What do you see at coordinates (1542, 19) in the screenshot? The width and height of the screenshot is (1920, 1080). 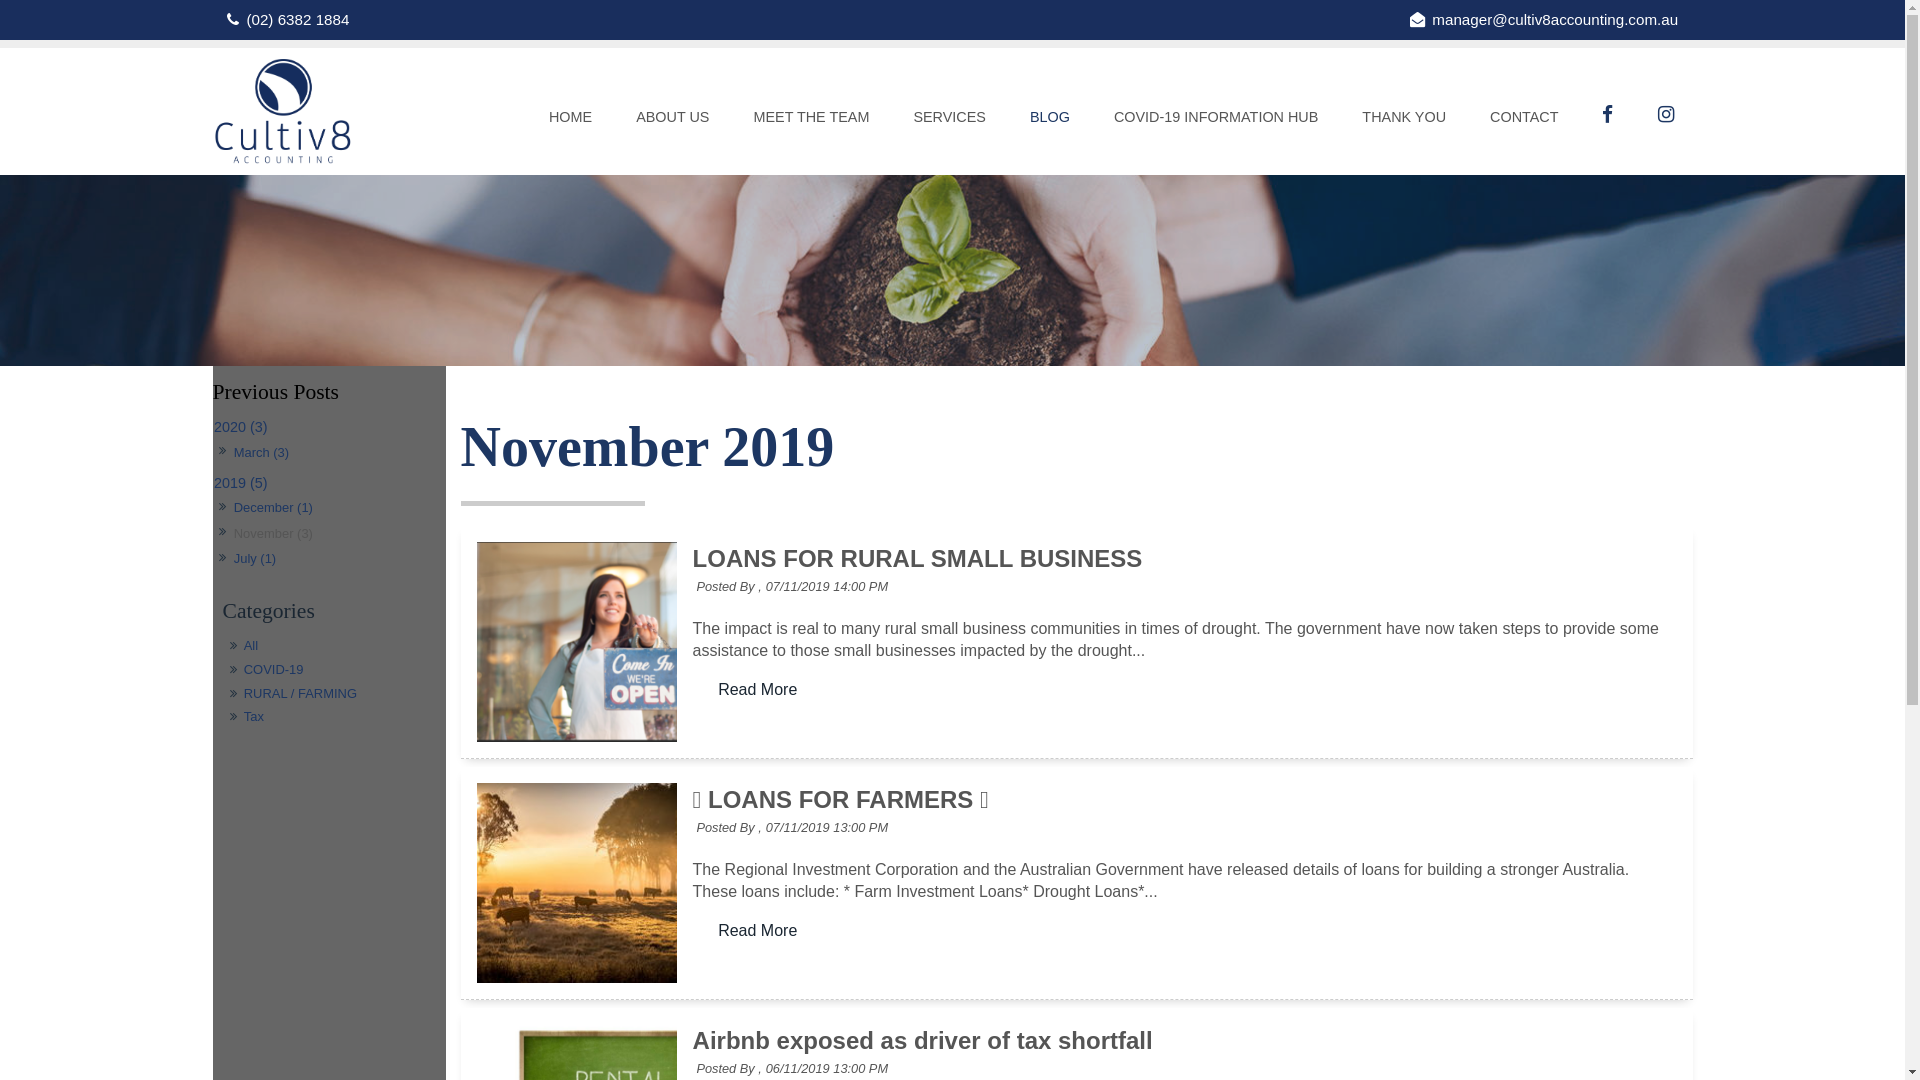 I see `'manager@cultiv8accounting.com.au'` at bounding box center [1542, 19].